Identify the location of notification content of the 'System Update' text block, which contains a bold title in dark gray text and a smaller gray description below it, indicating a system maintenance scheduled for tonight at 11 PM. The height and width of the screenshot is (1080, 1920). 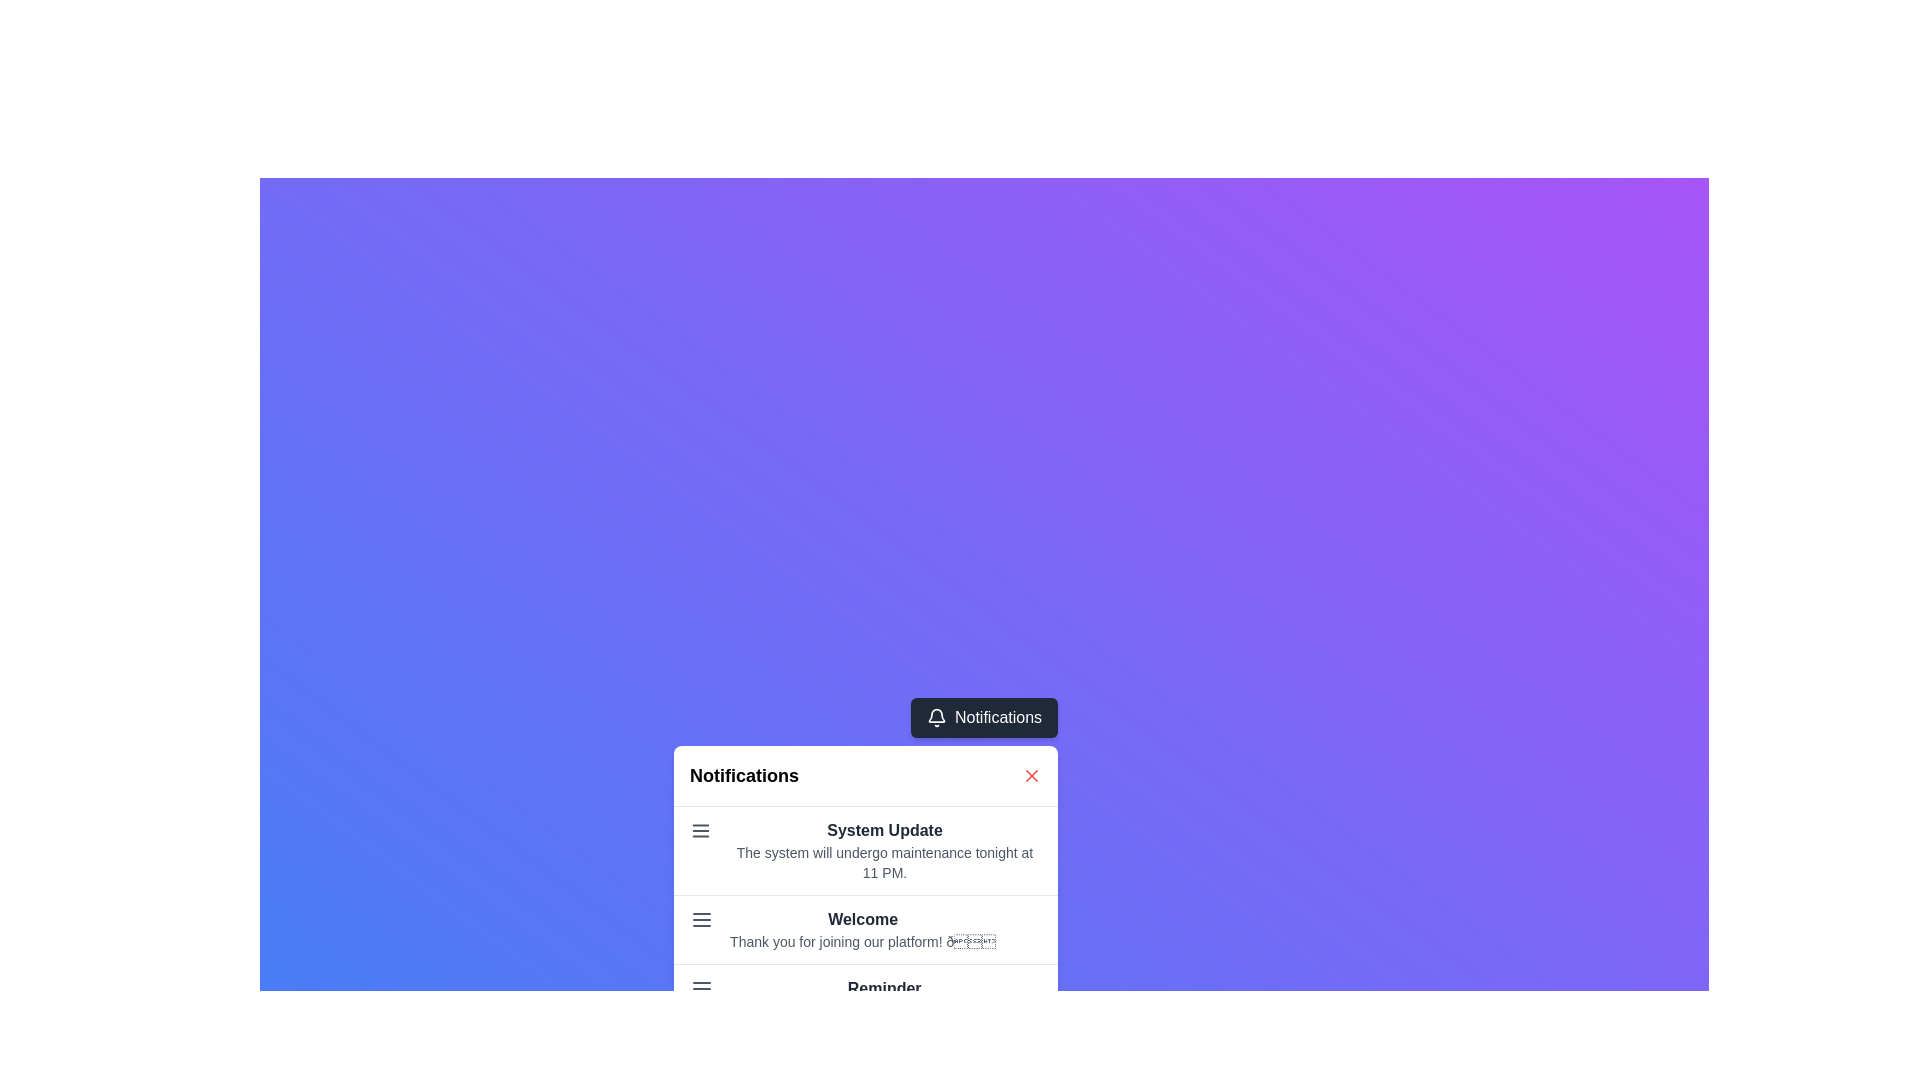
(883, 851).